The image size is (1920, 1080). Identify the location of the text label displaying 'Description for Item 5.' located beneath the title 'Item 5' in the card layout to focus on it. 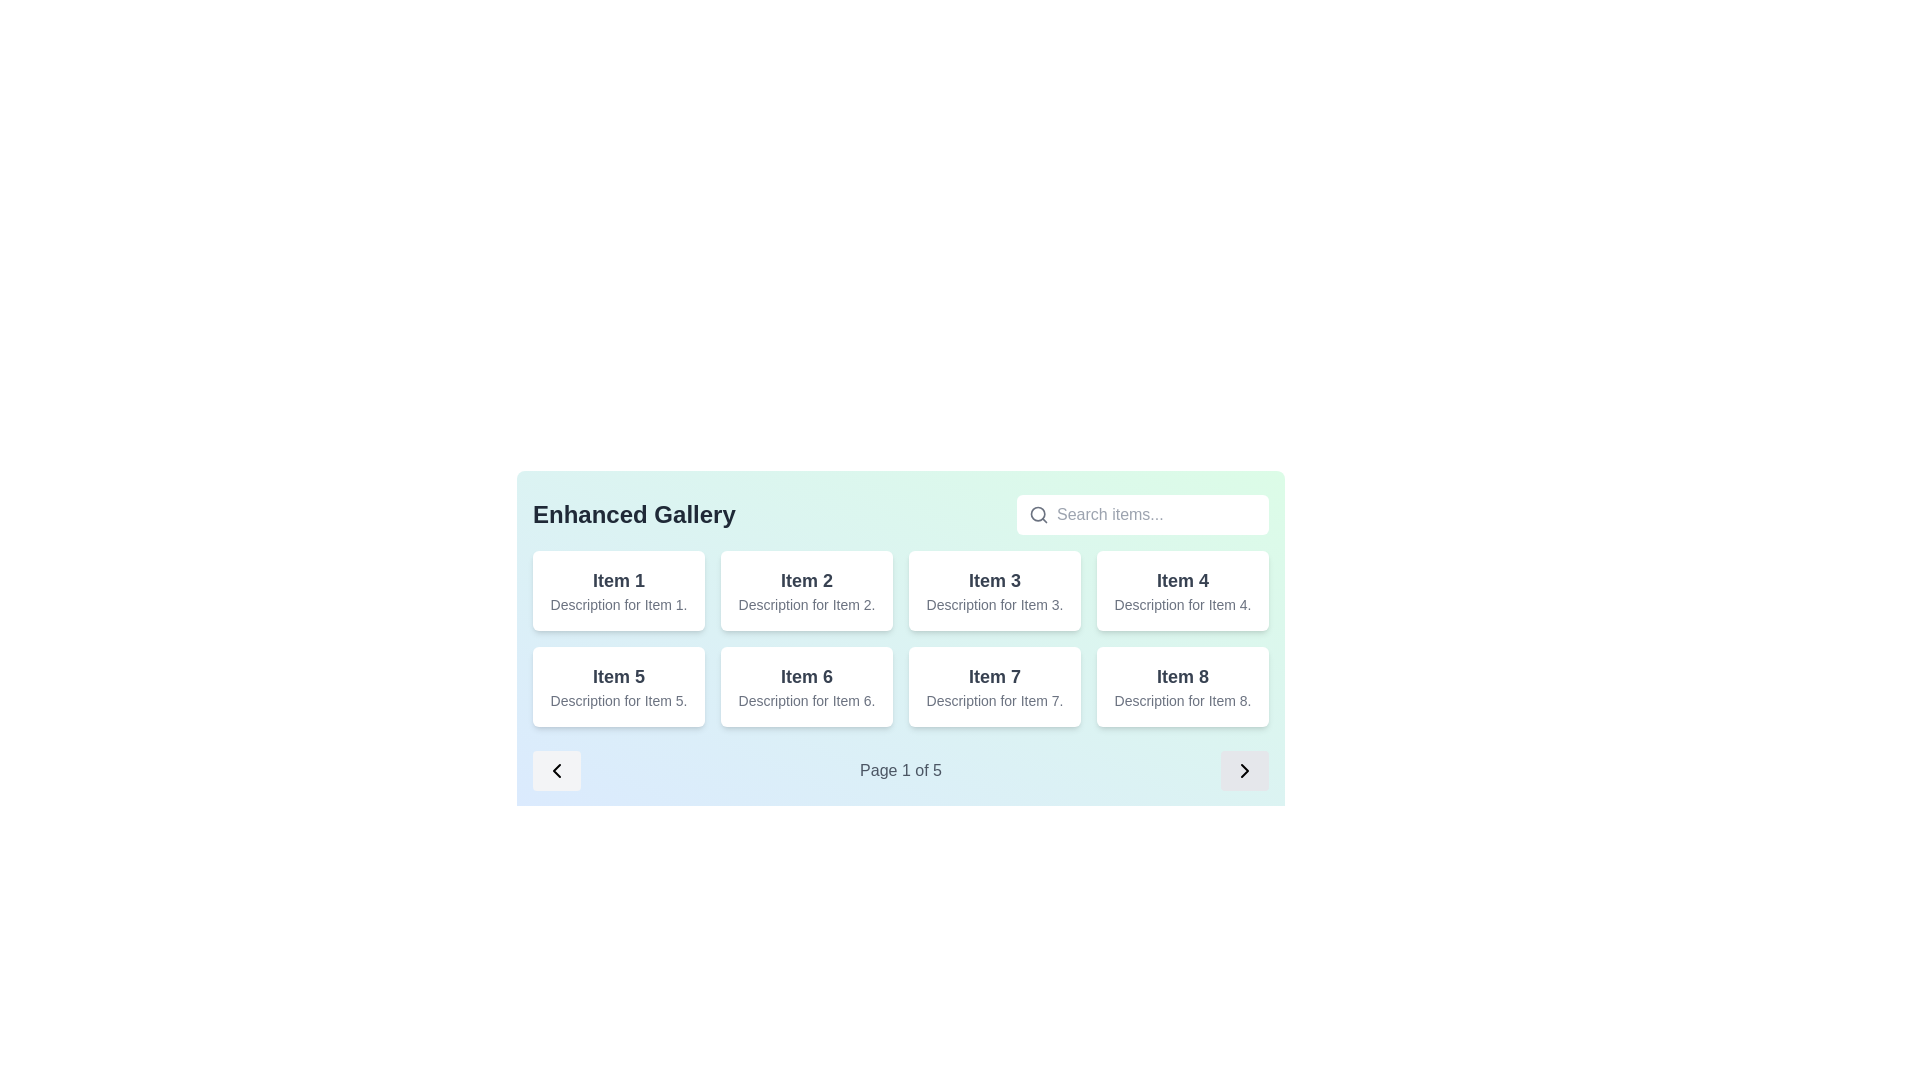
(618, 700).